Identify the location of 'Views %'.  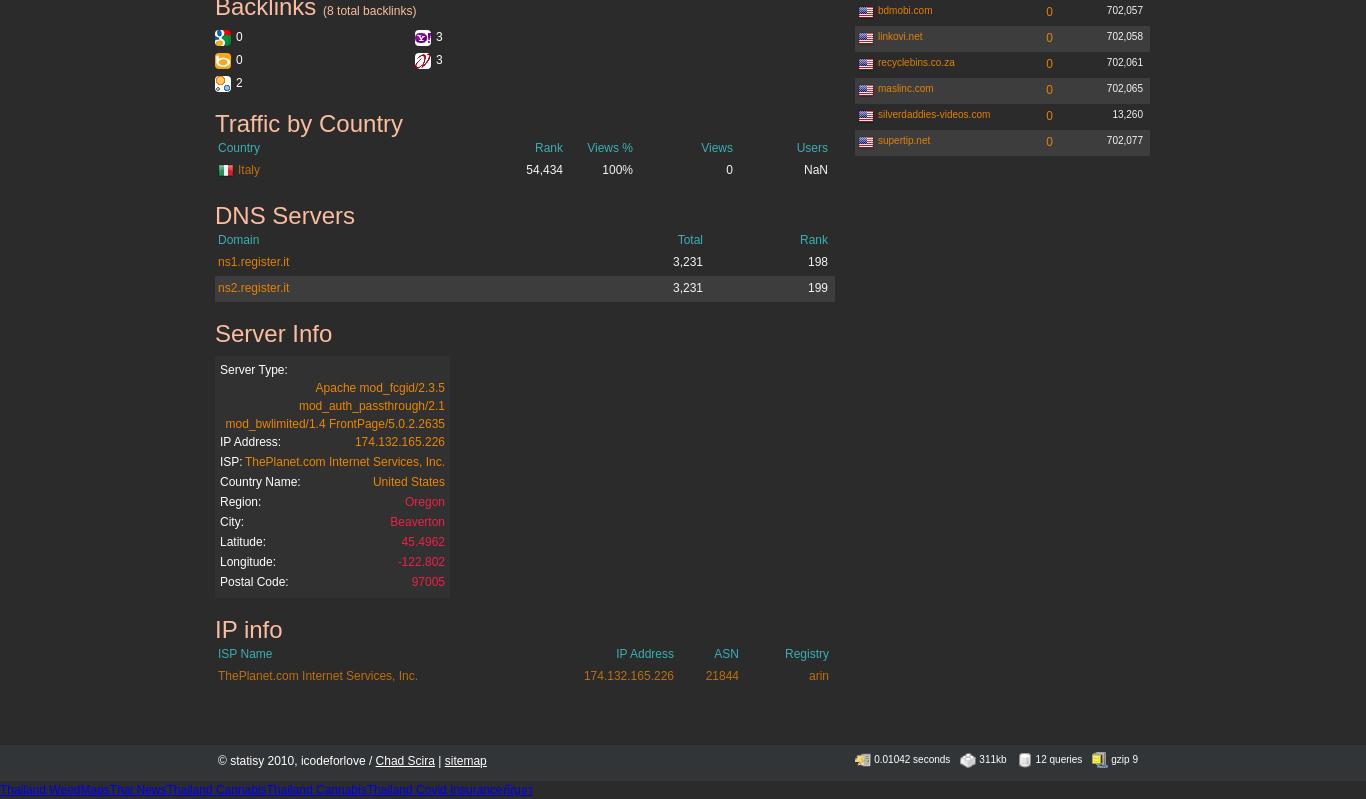
(585, 147).